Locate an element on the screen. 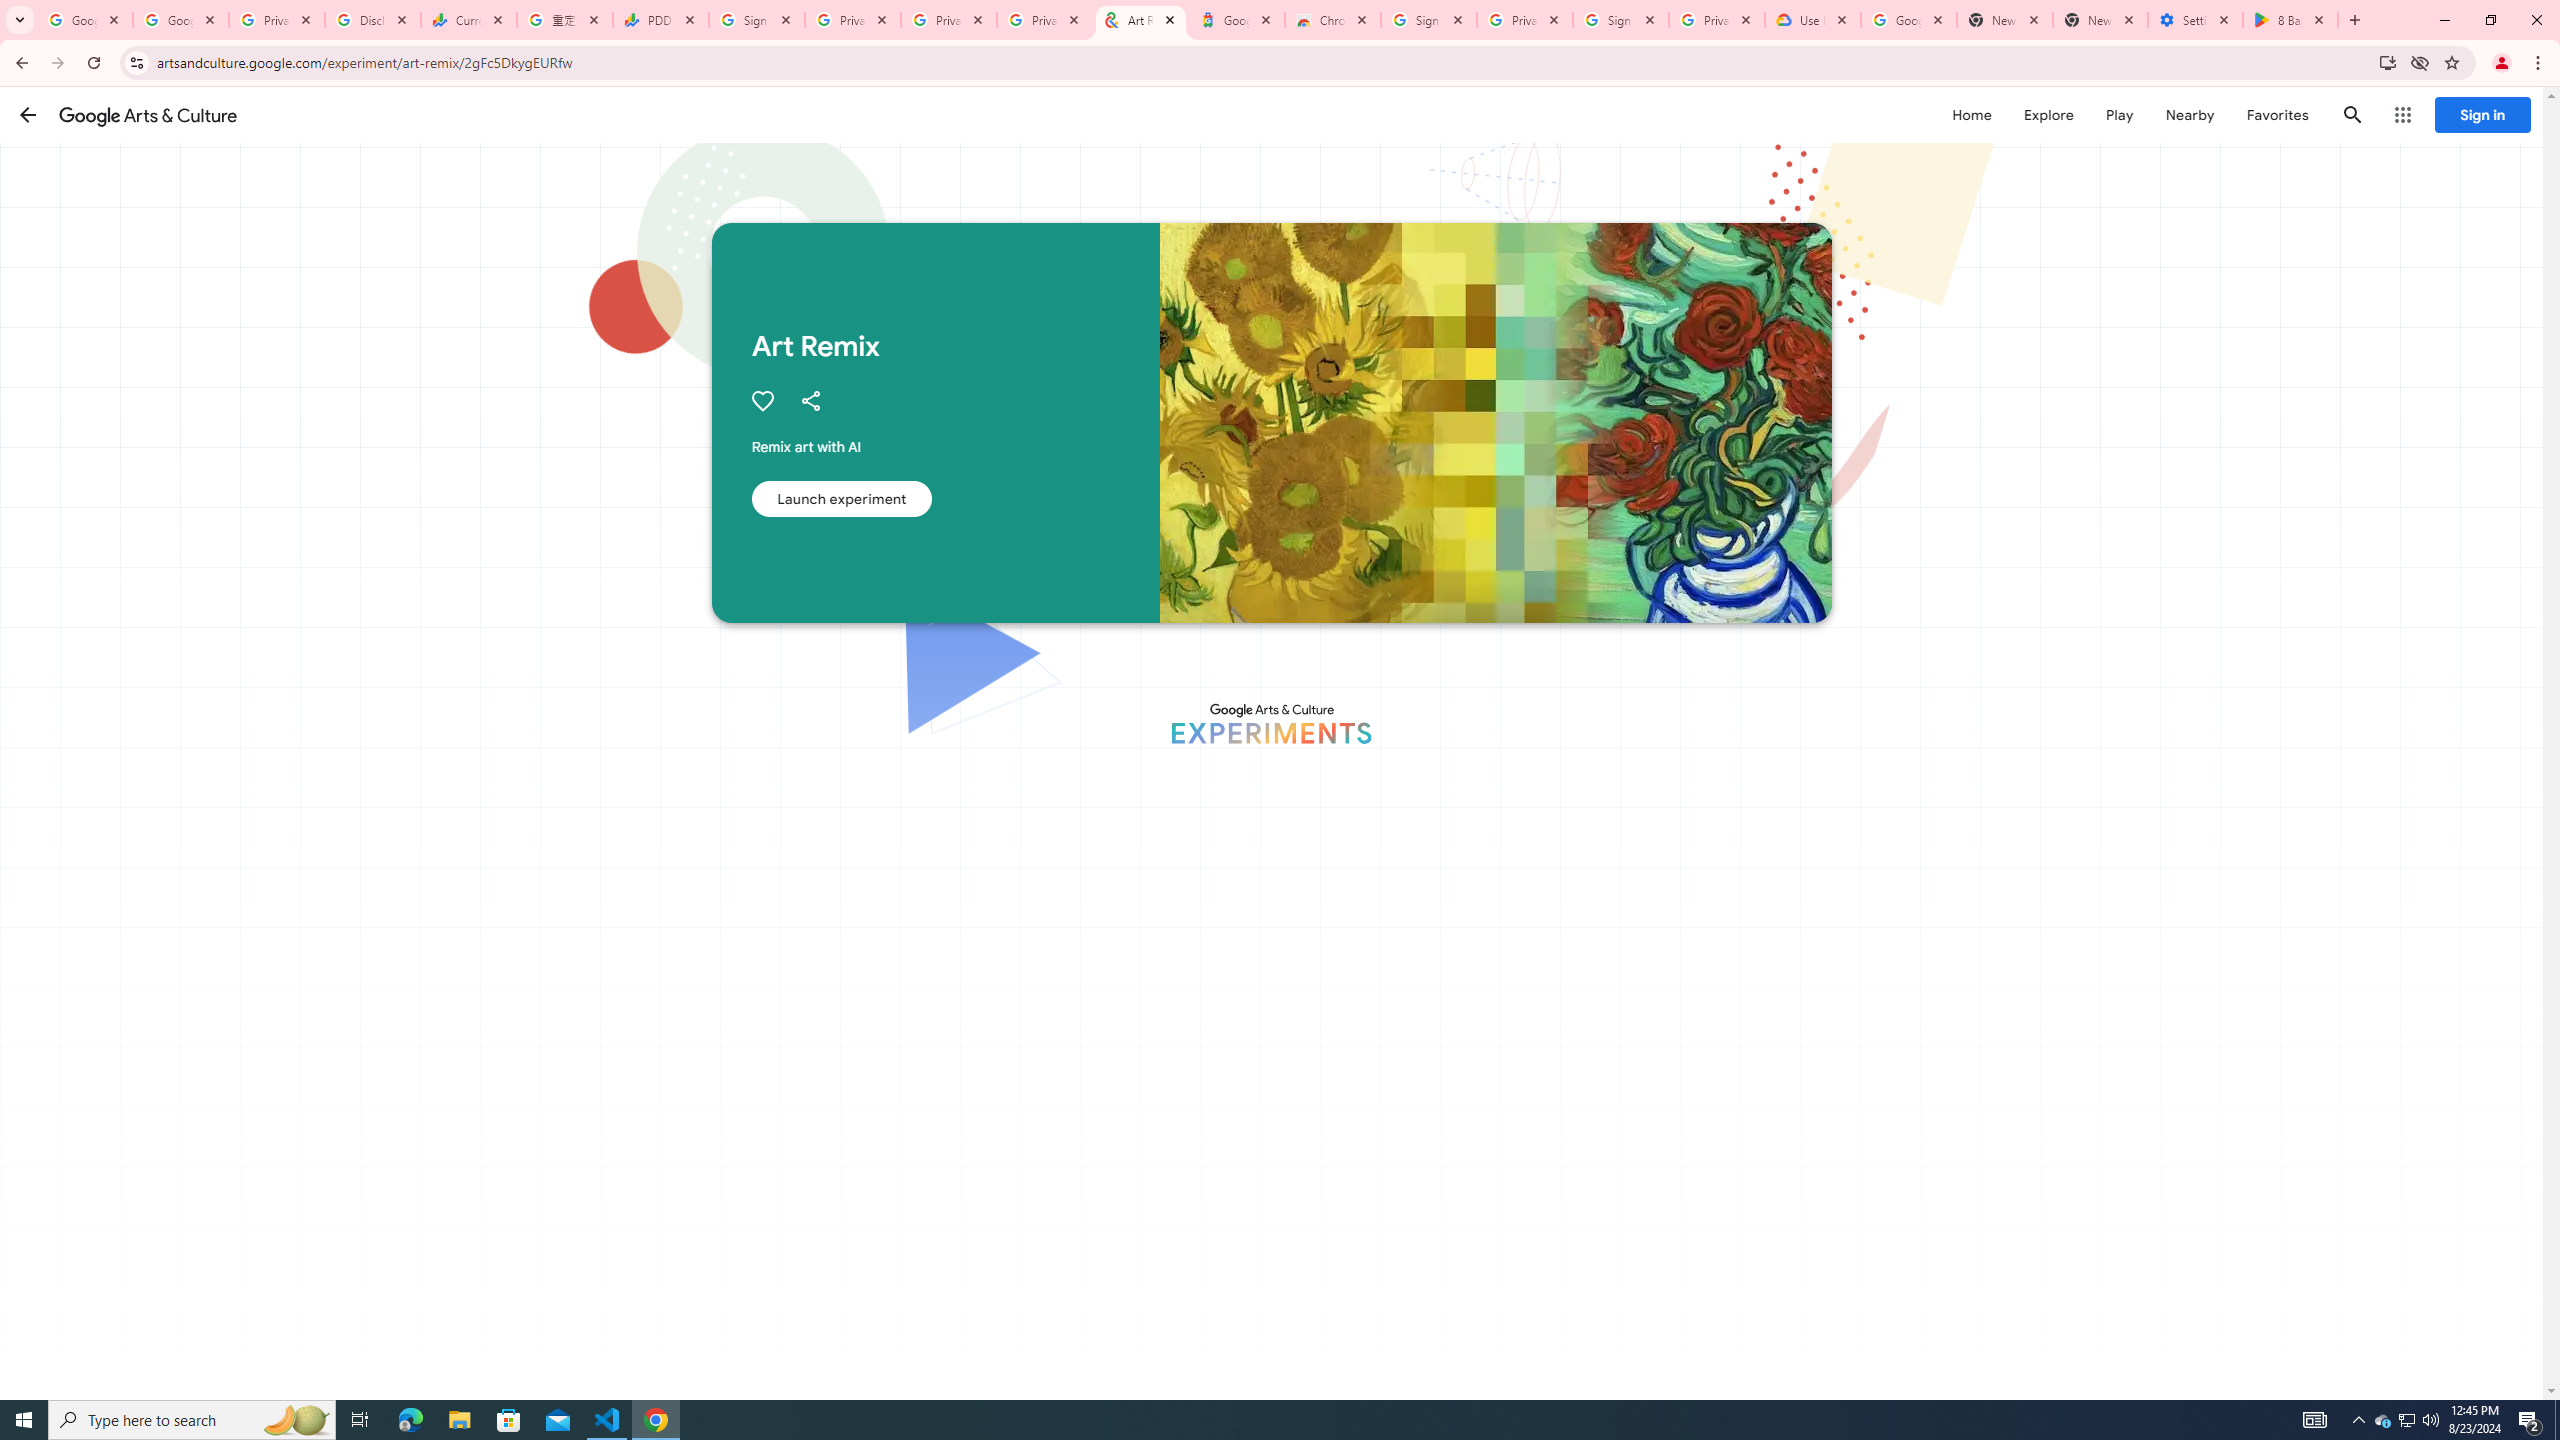 The height and width of the screenshot is (1440, 2560). 'Currencies - Google Finance' is located at coordinates (468, 19).